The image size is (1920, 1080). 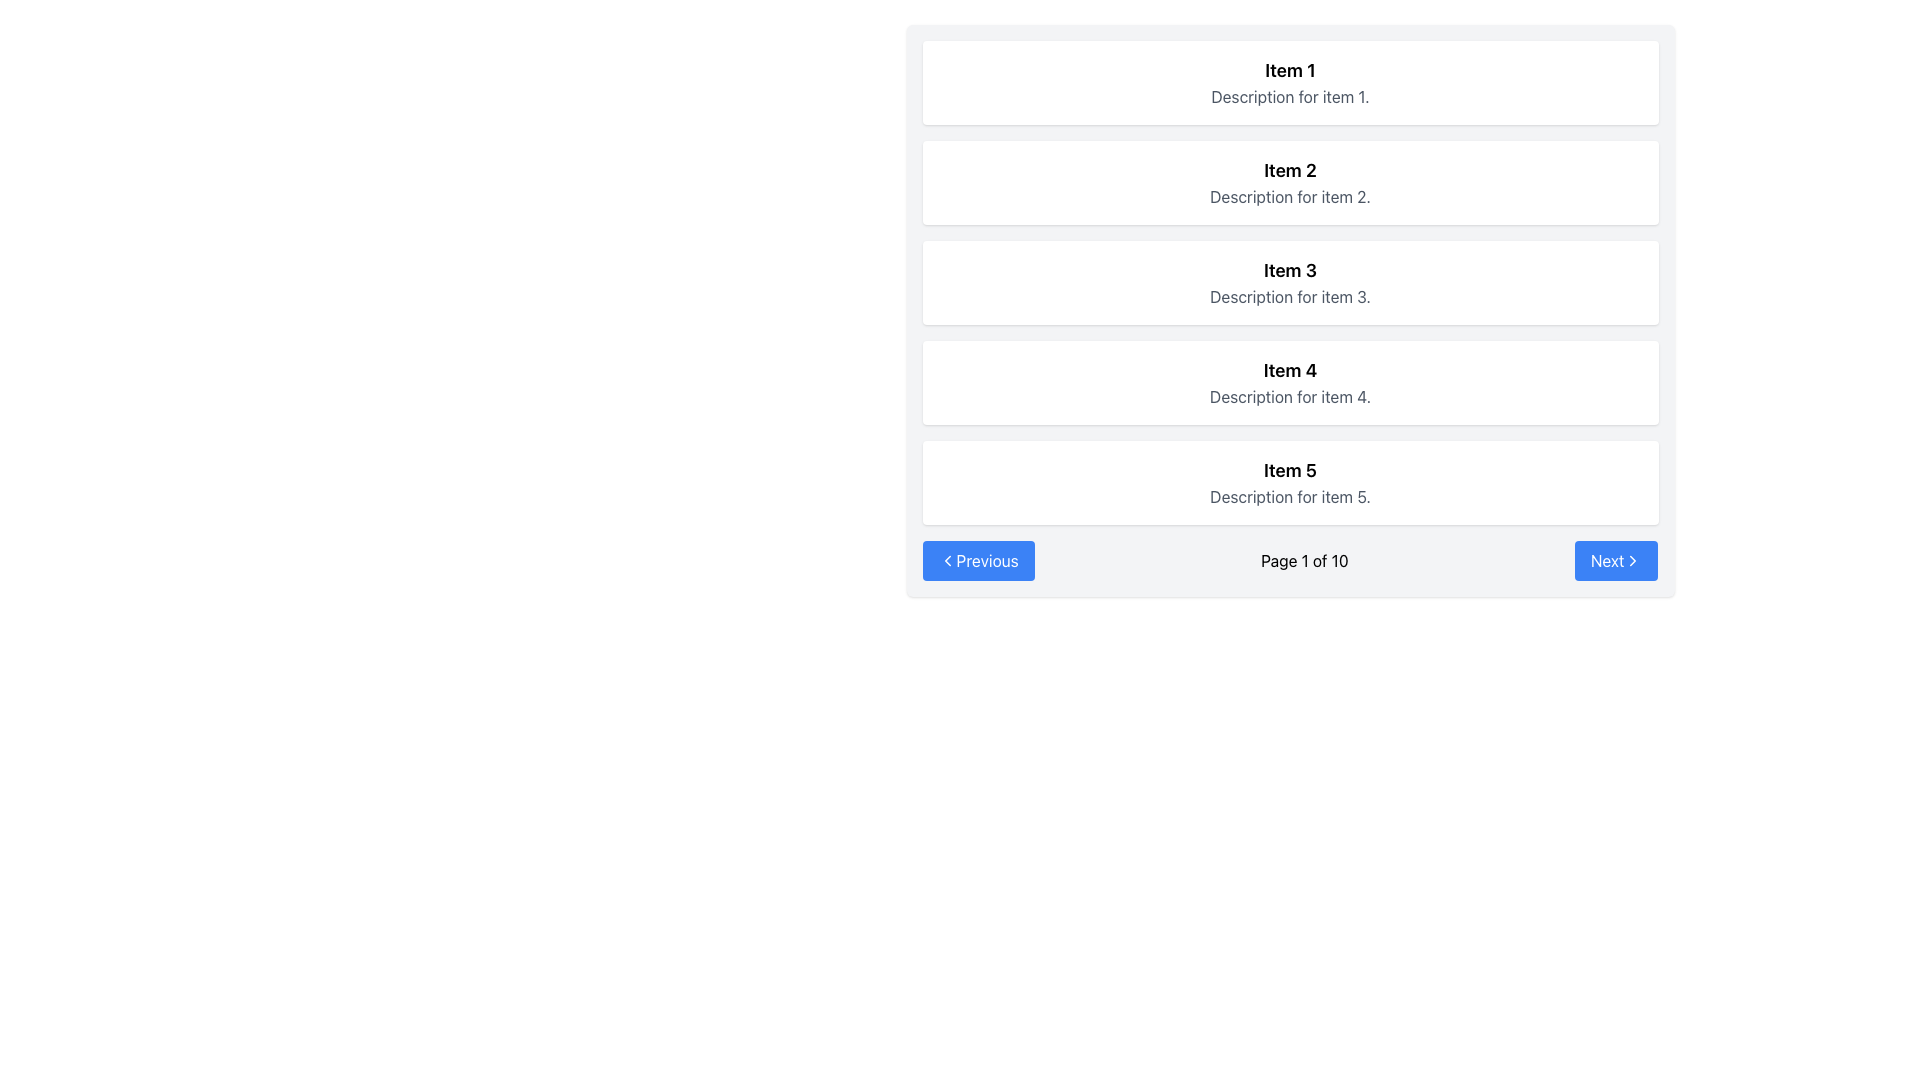 I want to click on the Text label that provides the description for 'Item 3', which is centered vertically and horizontally spans the text 'Description for item 3.', so click(x=1290, y=297).